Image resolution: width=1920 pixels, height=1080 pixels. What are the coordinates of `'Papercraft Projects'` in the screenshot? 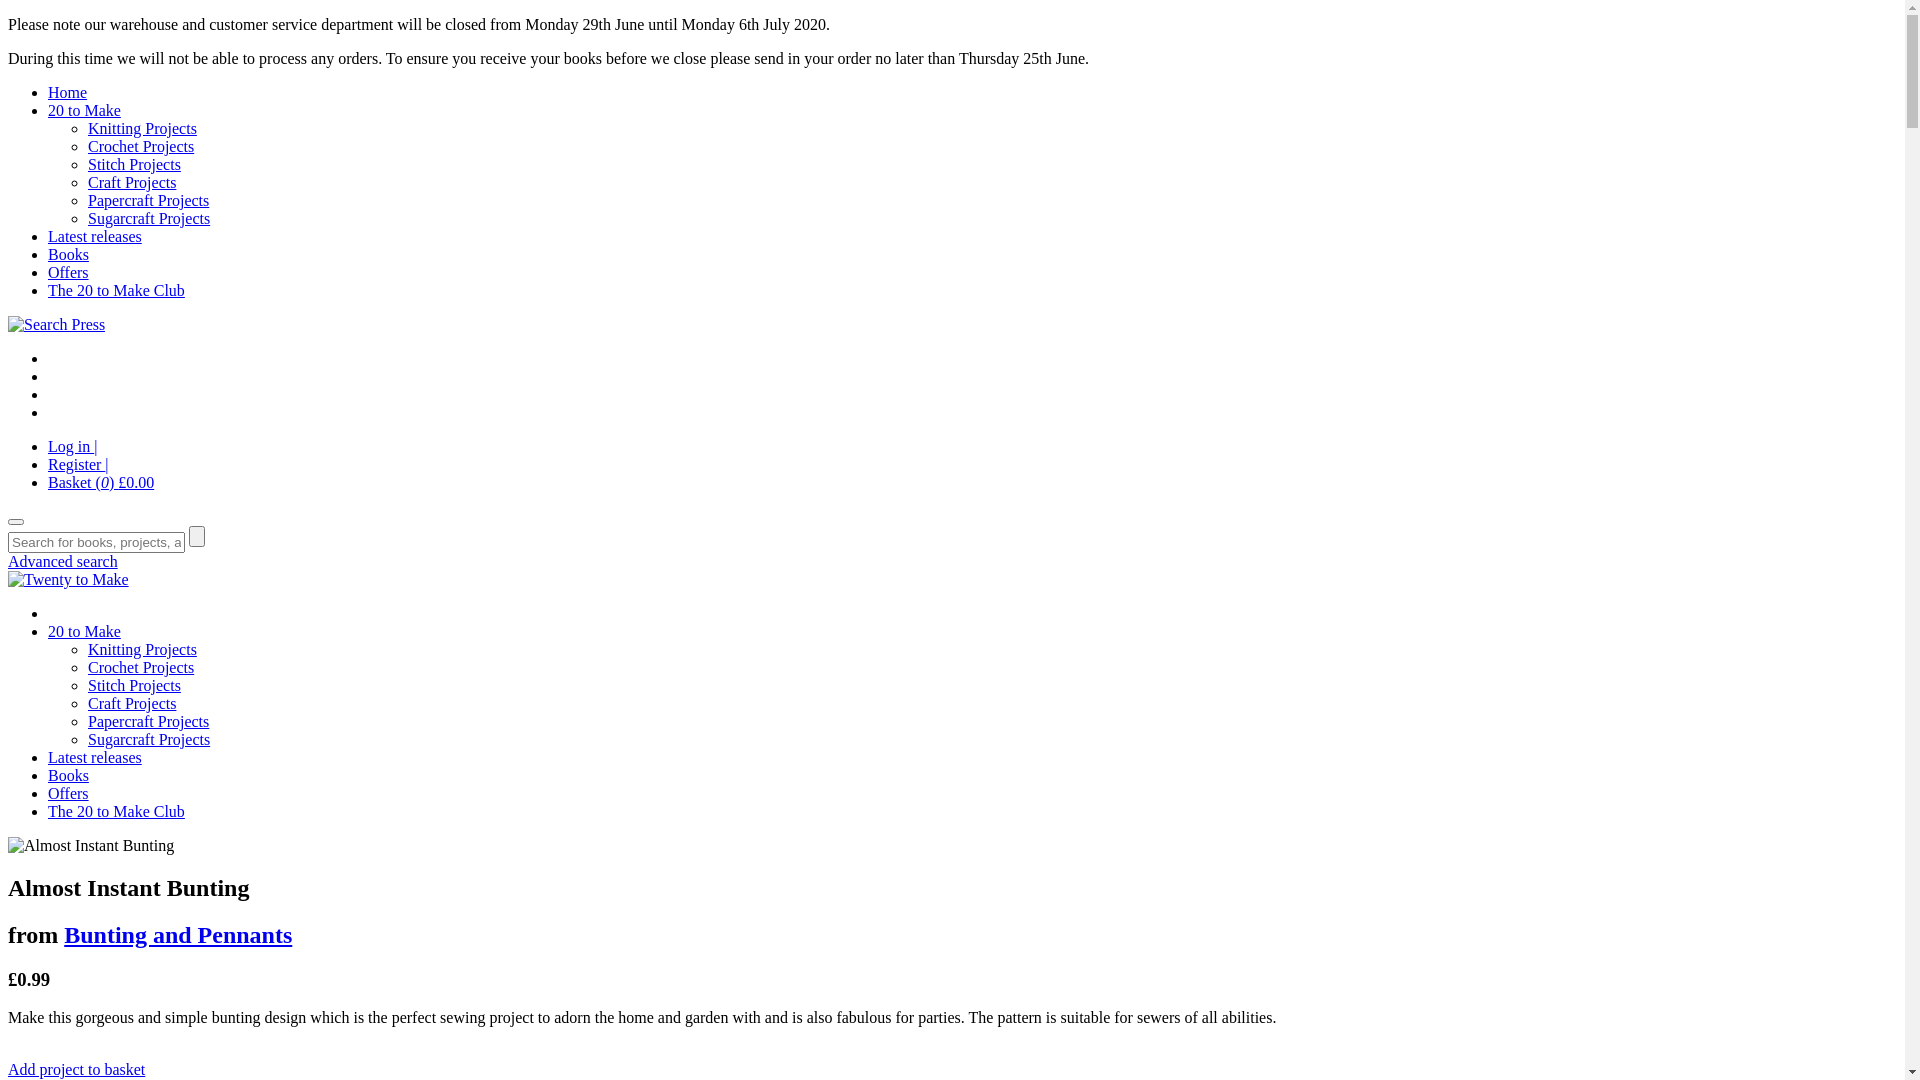 It's located at (147, 721).